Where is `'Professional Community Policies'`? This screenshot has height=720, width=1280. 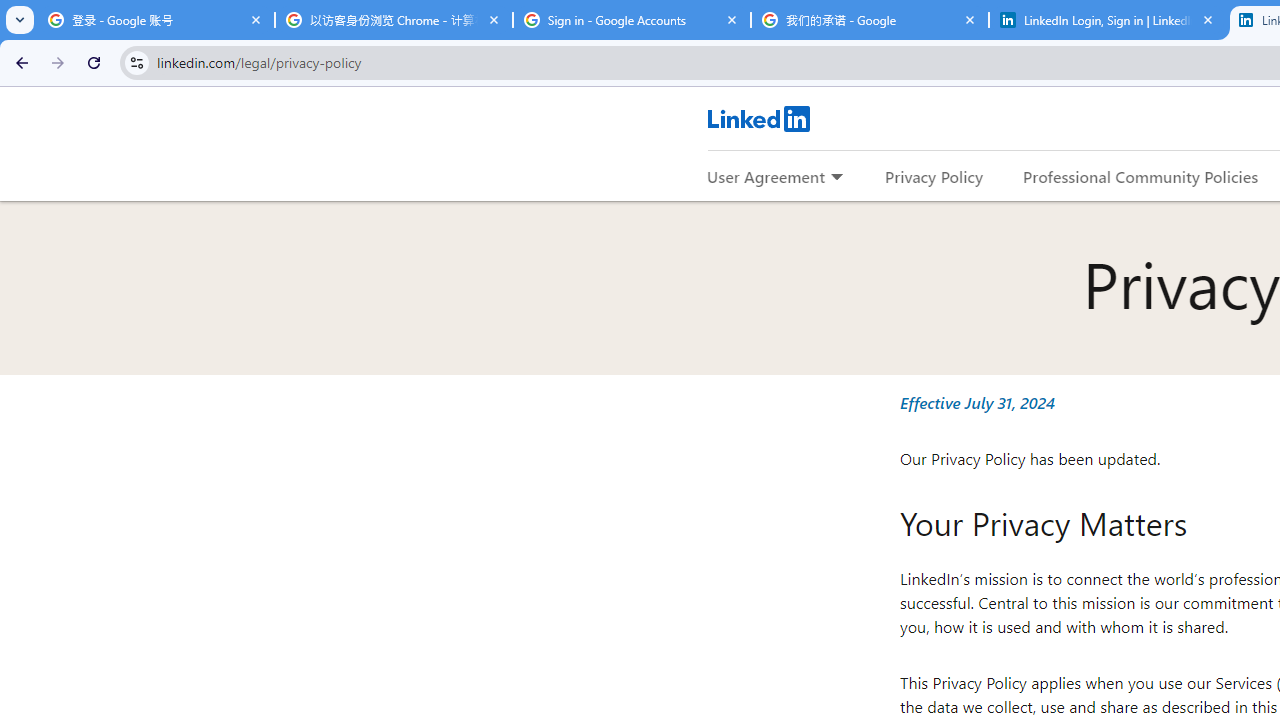
'Professional Community Policies' is located at coordinates (1141, 175).